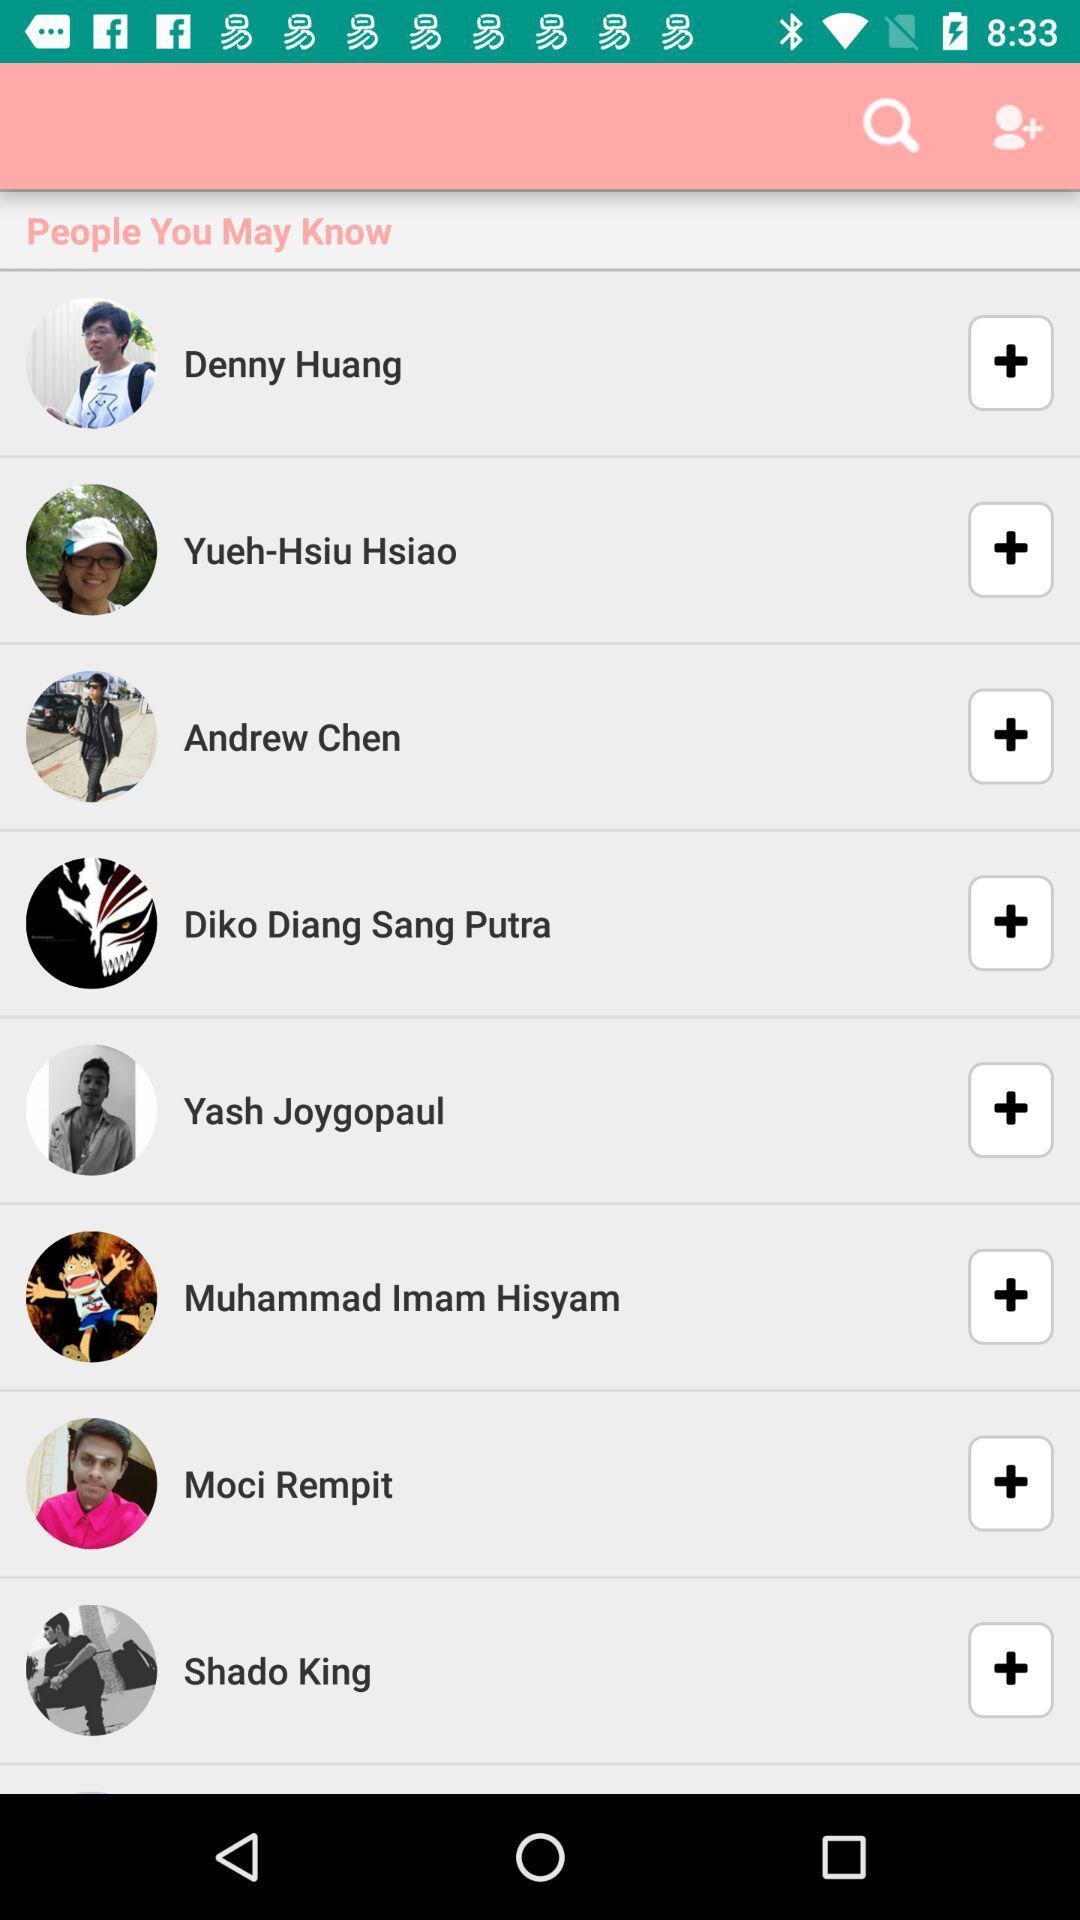 This screenshot has height=1920, width=1080. What do you see at coordinates (998, 736) in the screenshot?
I see `icon on the right side of andrew chen` at bounding box center [998, 736].